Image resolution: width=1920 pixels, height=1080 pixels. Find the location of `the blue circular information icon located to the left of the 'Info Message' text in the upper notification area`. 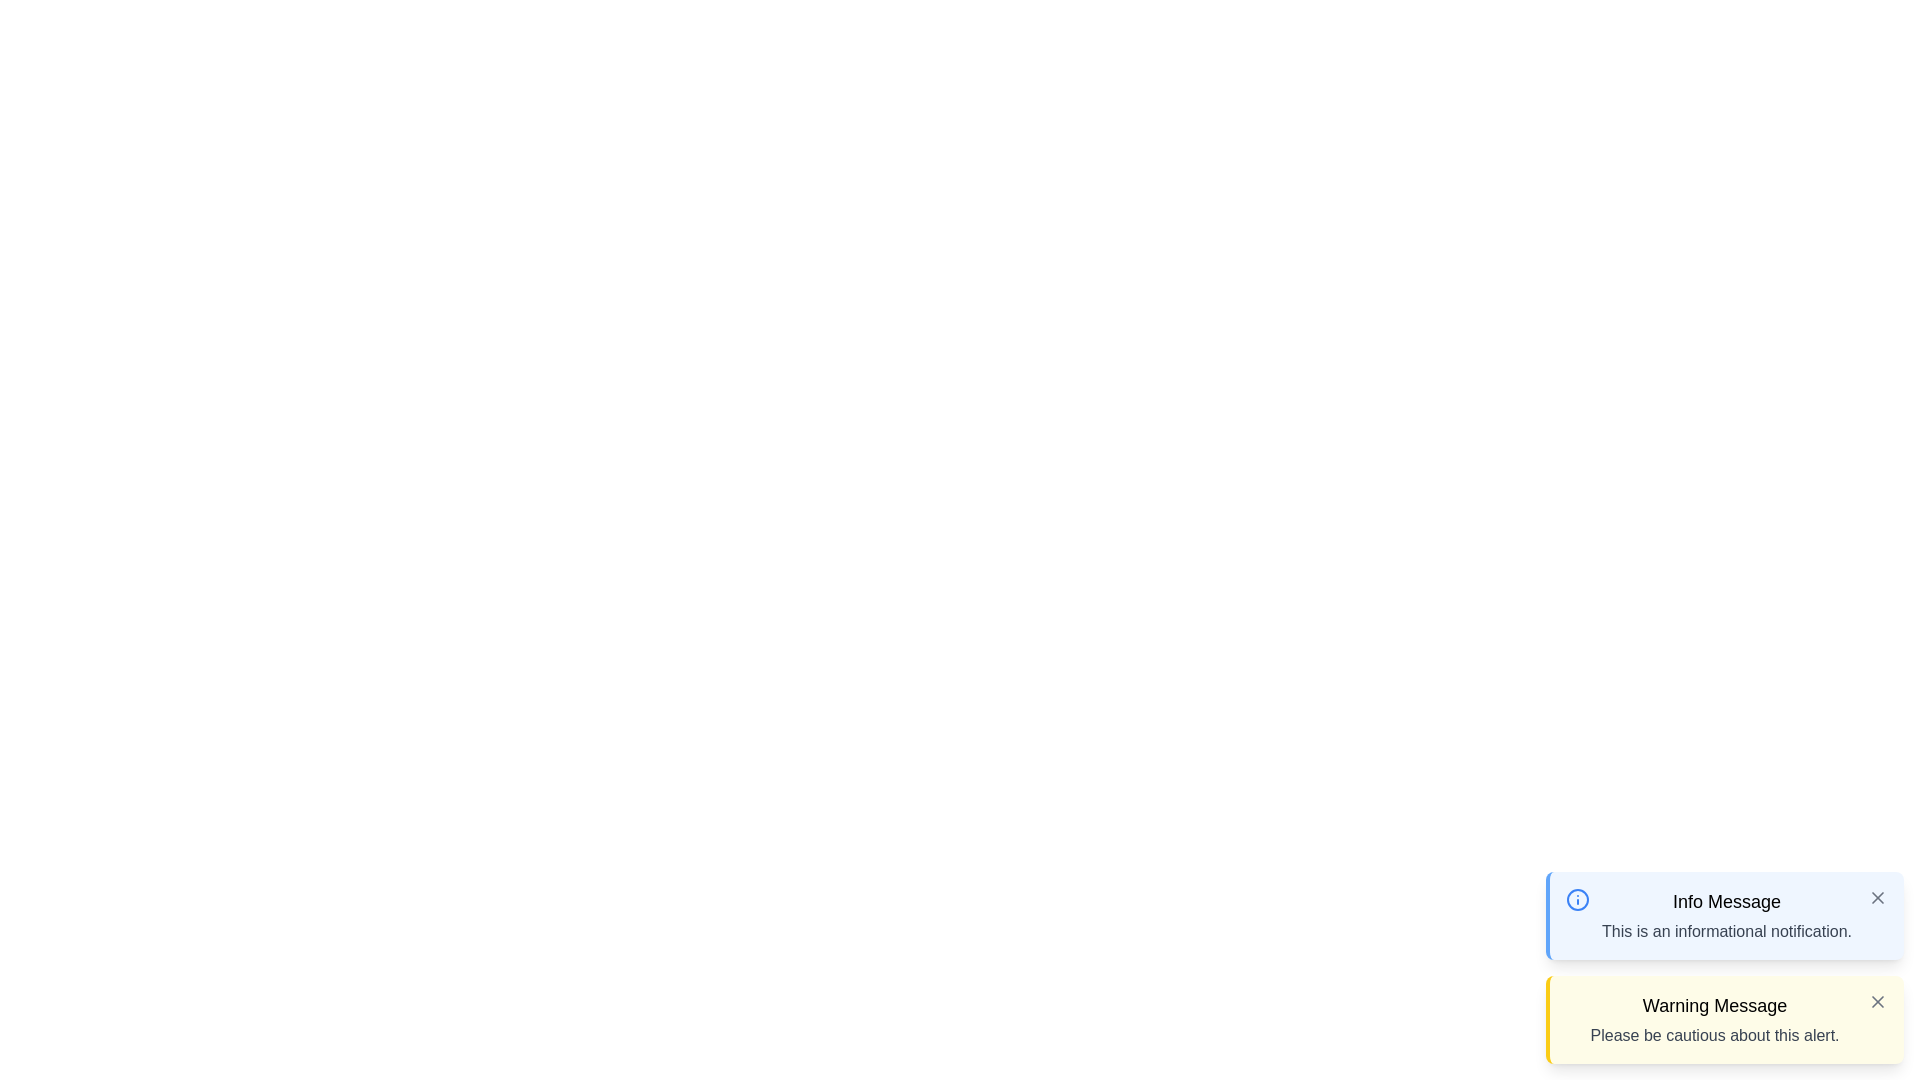

the blue circular information icon located to the left of the 'Info Message' text in the upper notification area is located at coordinates (1577, 898).